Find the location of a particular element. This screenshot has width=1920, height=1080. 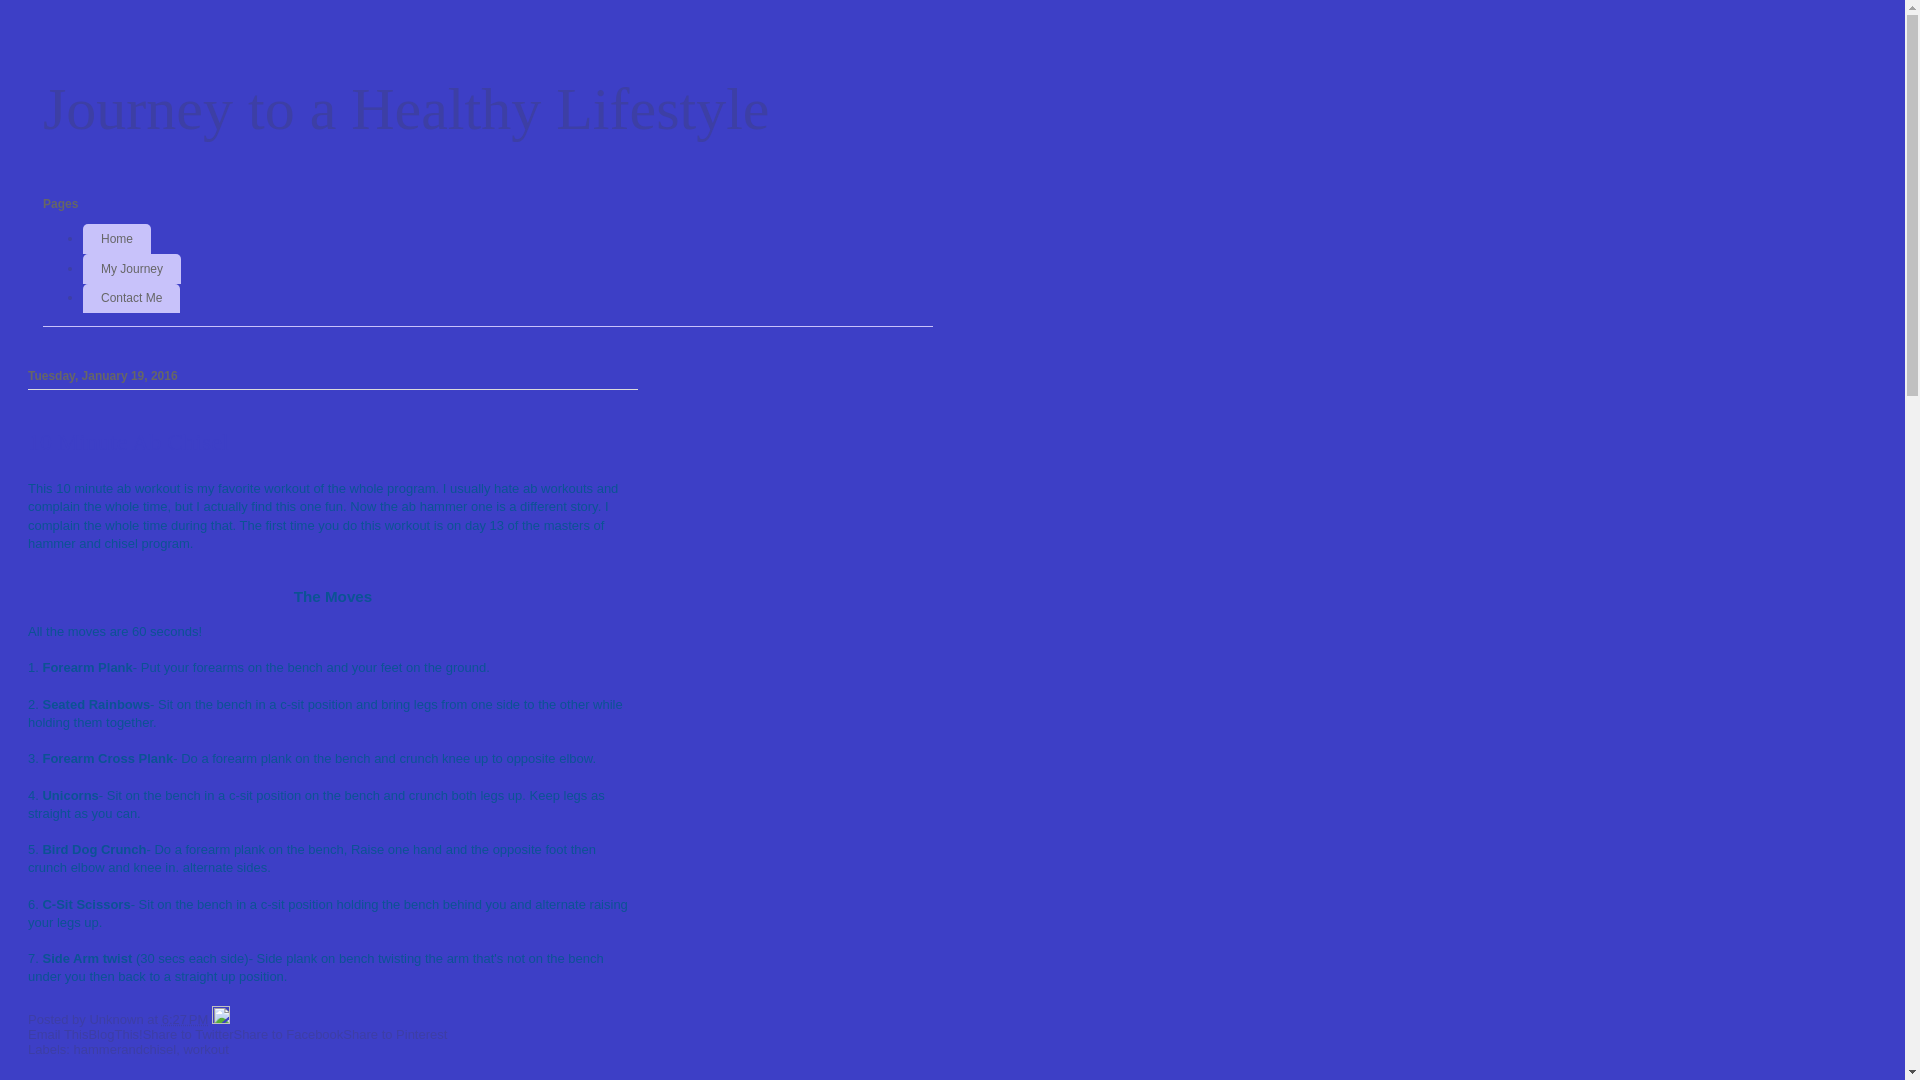

'Share to Twitter' is located at coordinates (188, 1034).